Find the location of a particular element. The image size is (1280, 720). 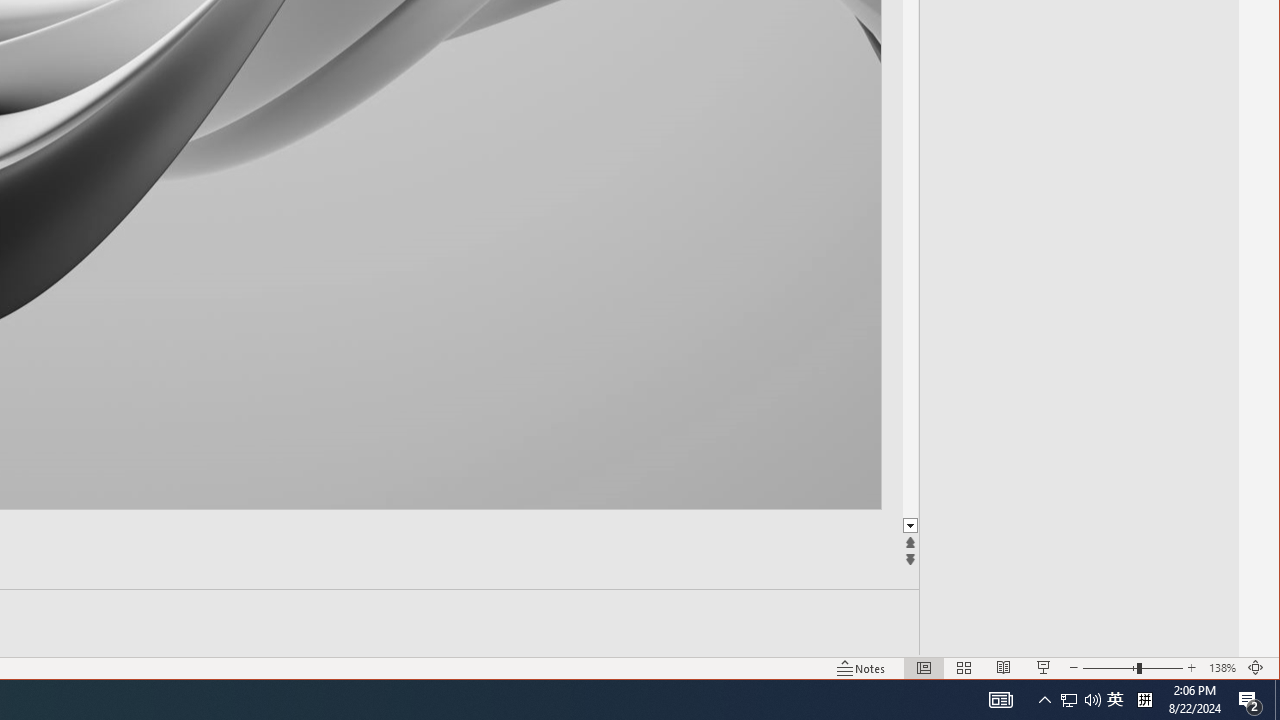

'Zoom 138%' is located at coordinates (1221, 668).